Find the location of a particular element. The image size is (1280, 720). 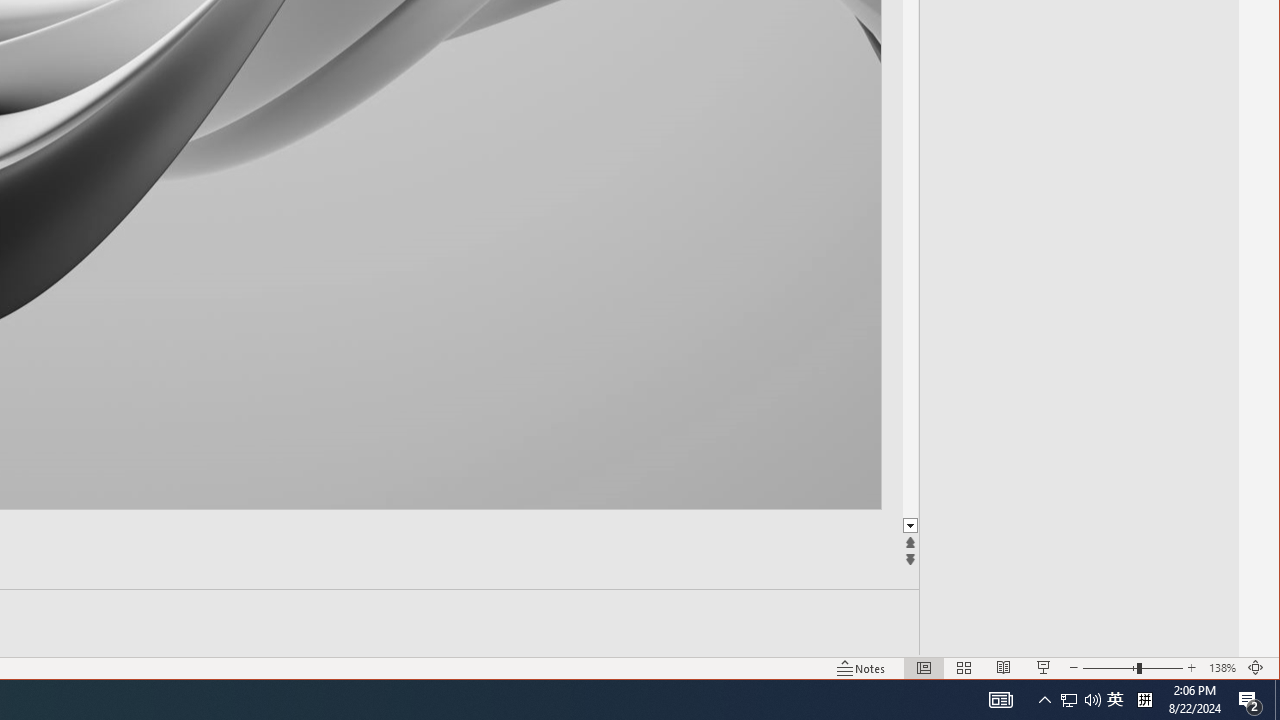

'Zoom 138%' is located at coordinates (1221, 668).